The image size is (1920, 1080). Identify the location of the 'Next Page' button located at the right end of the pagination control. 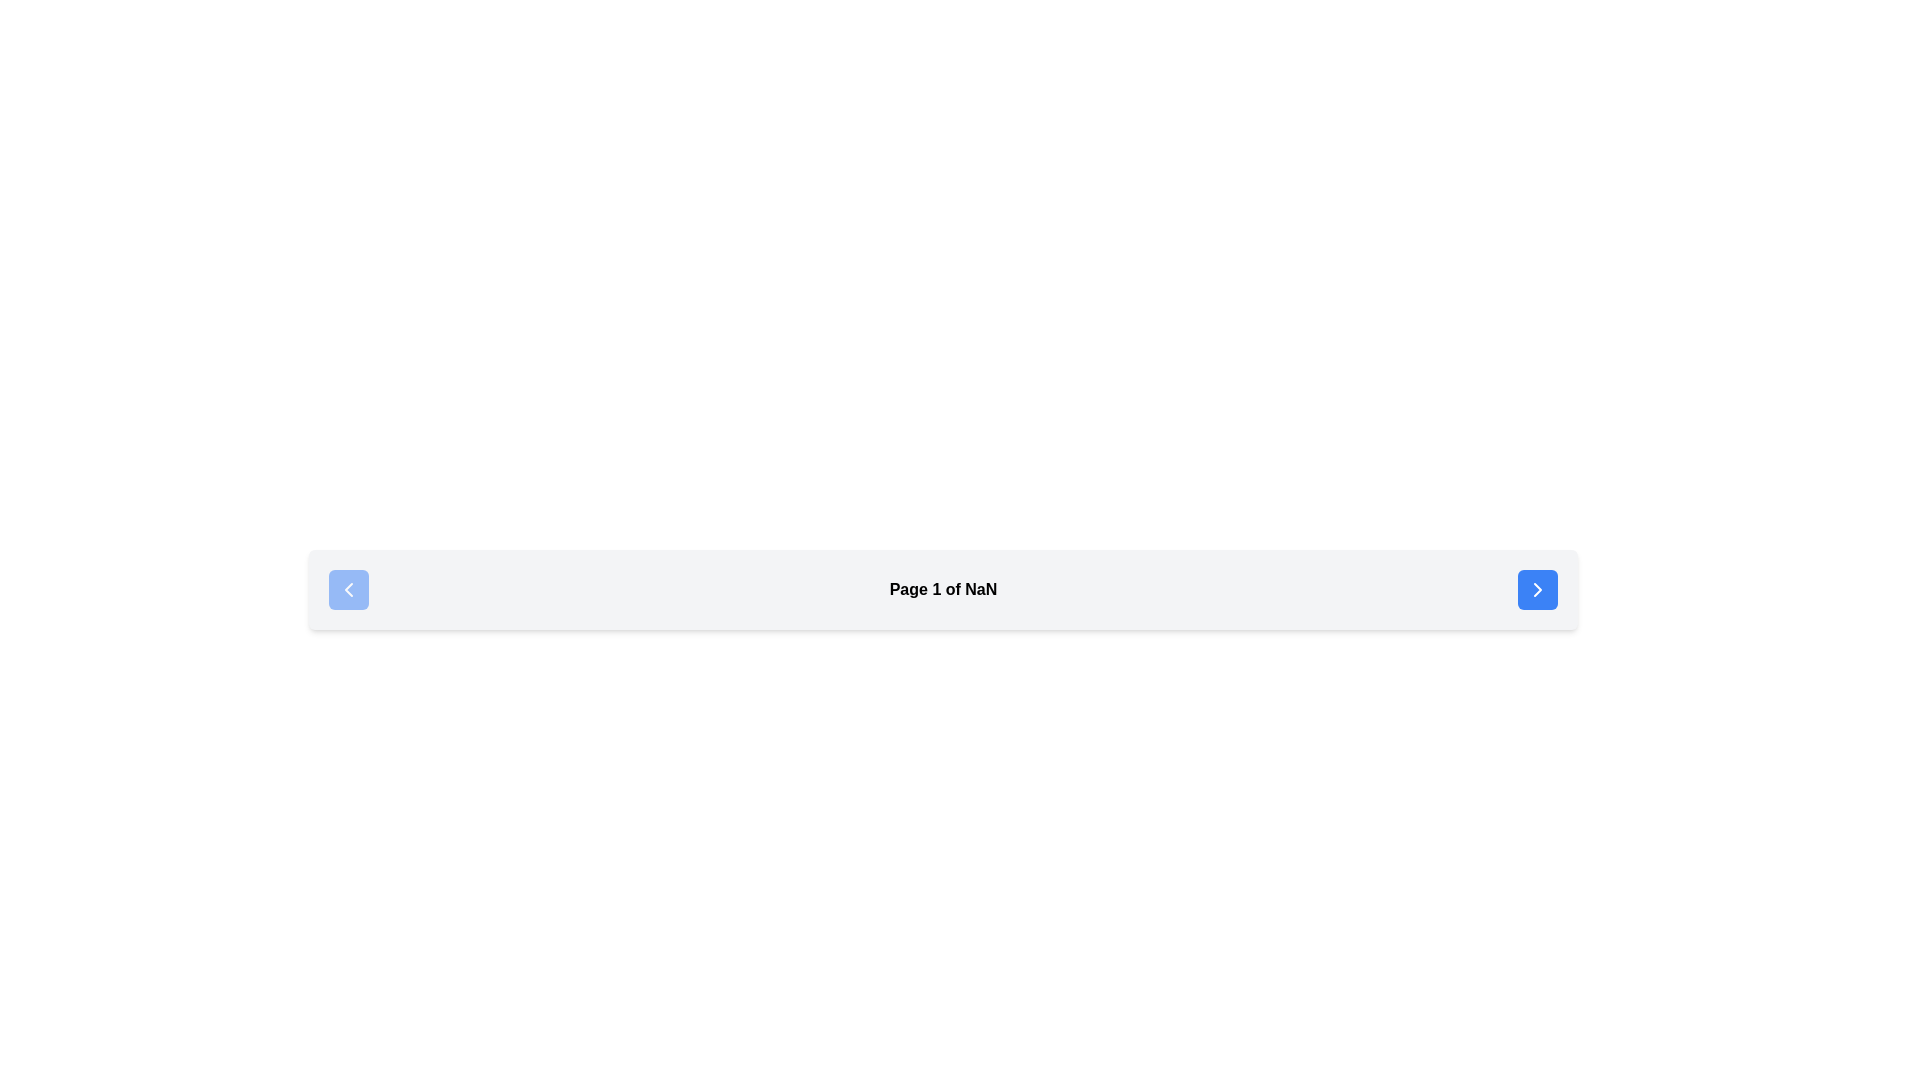
(1536, 589).